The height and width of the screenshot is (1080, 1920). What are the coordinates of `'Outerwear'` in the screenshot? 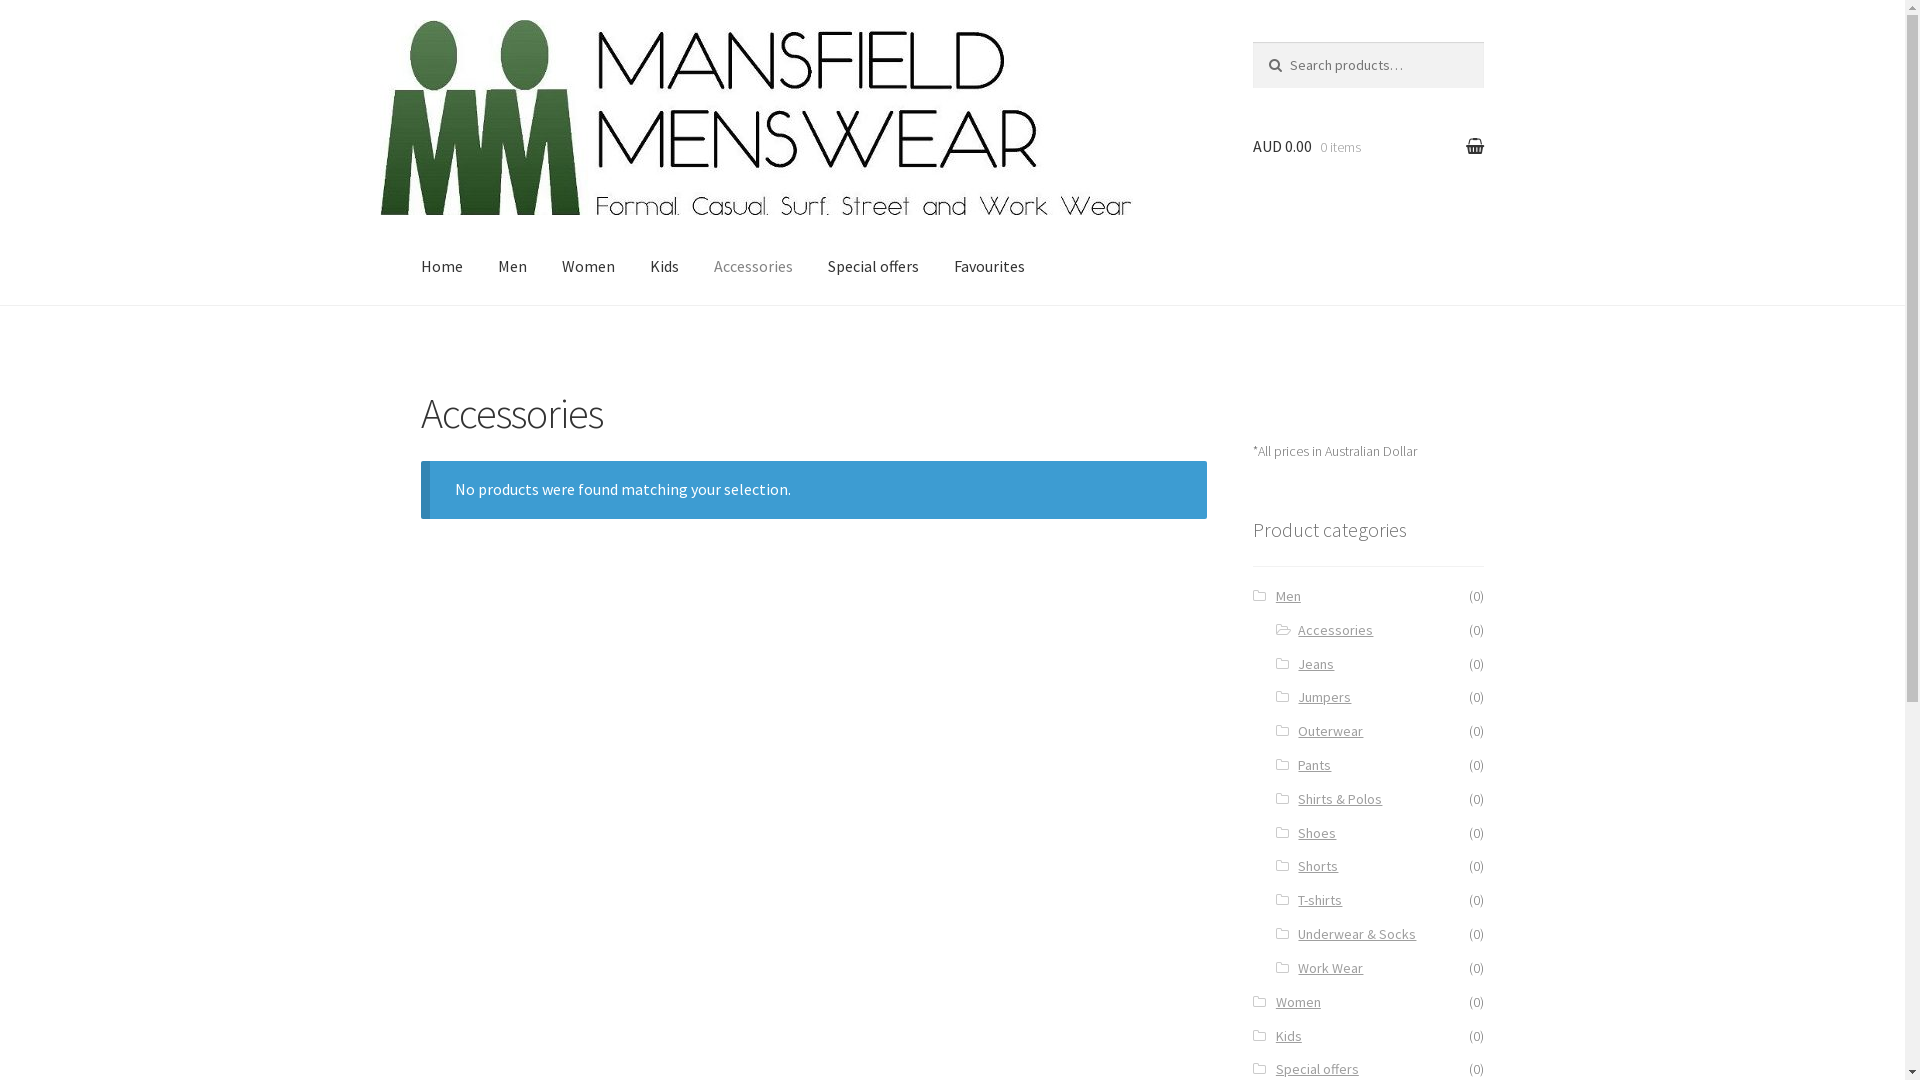 It's located at (1330, 731).